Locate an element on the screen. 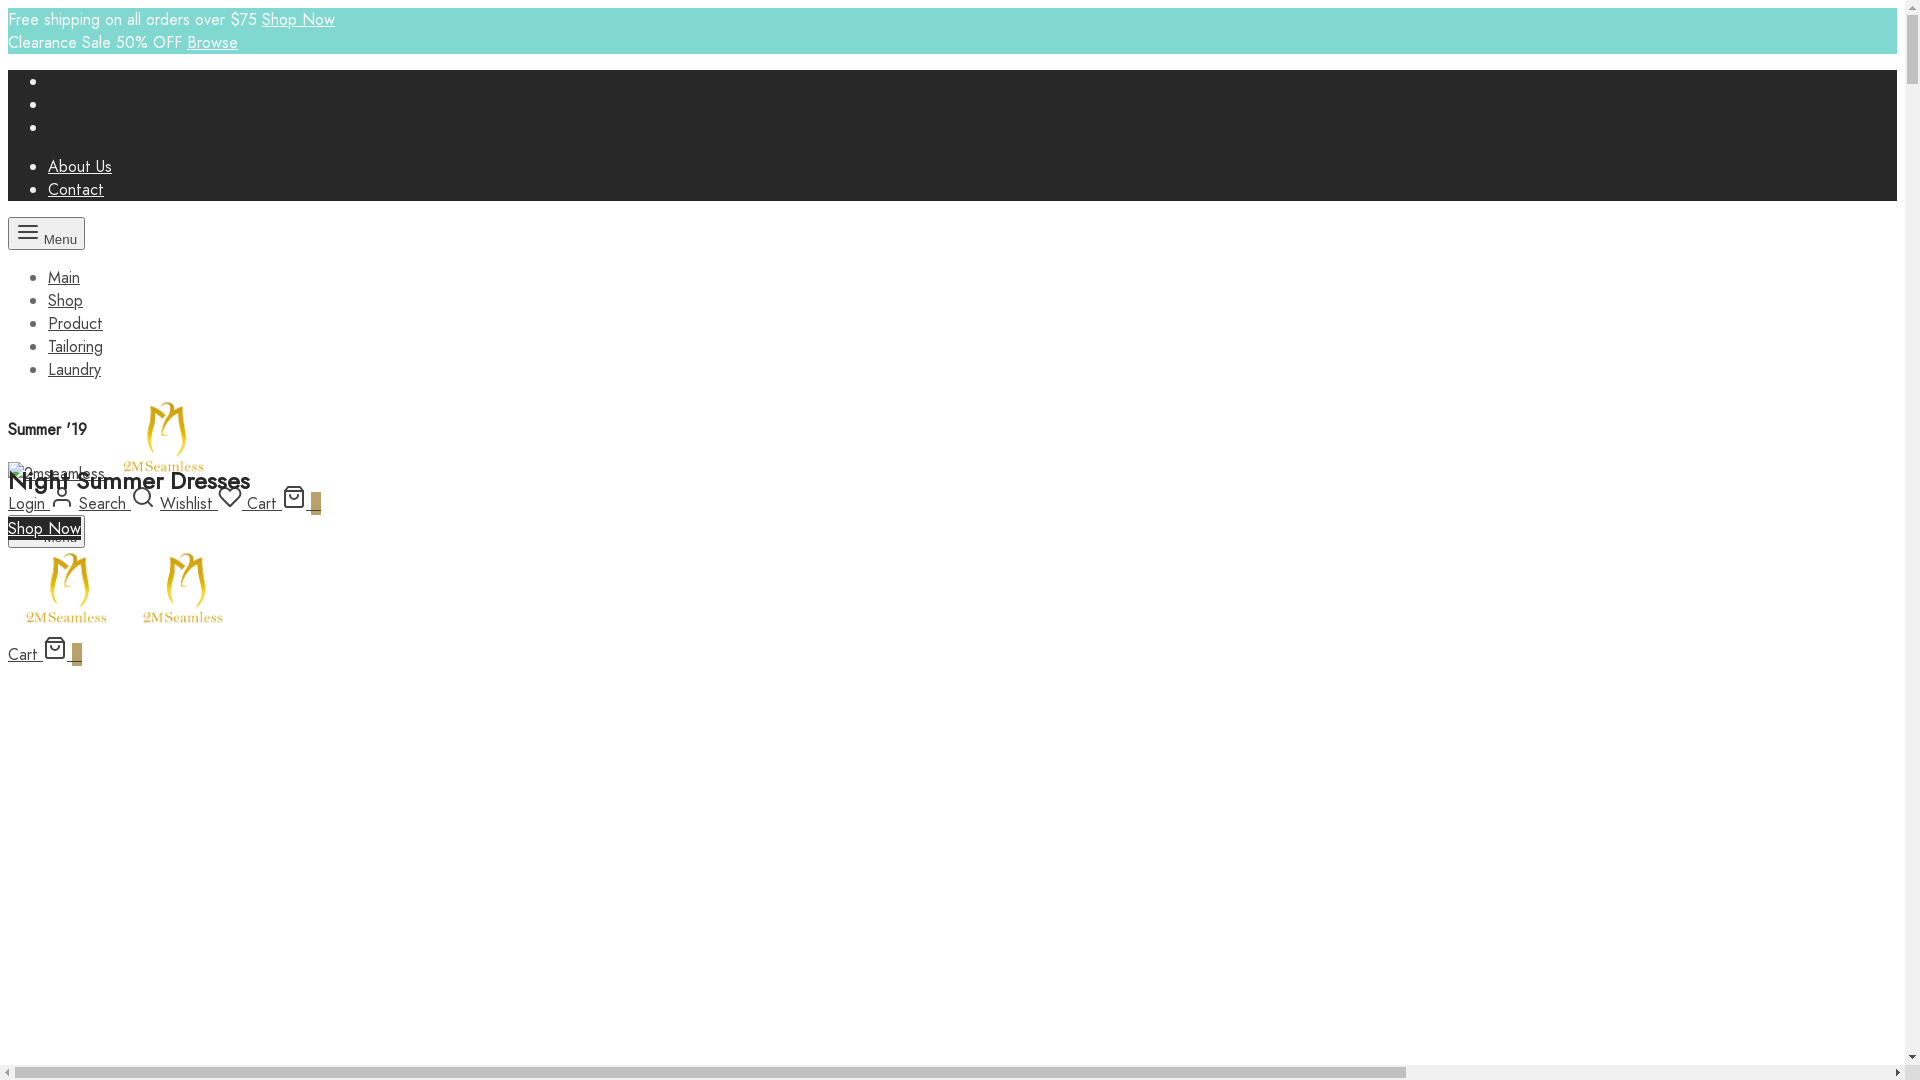  'Menu' is located at coordinates (46, 232).